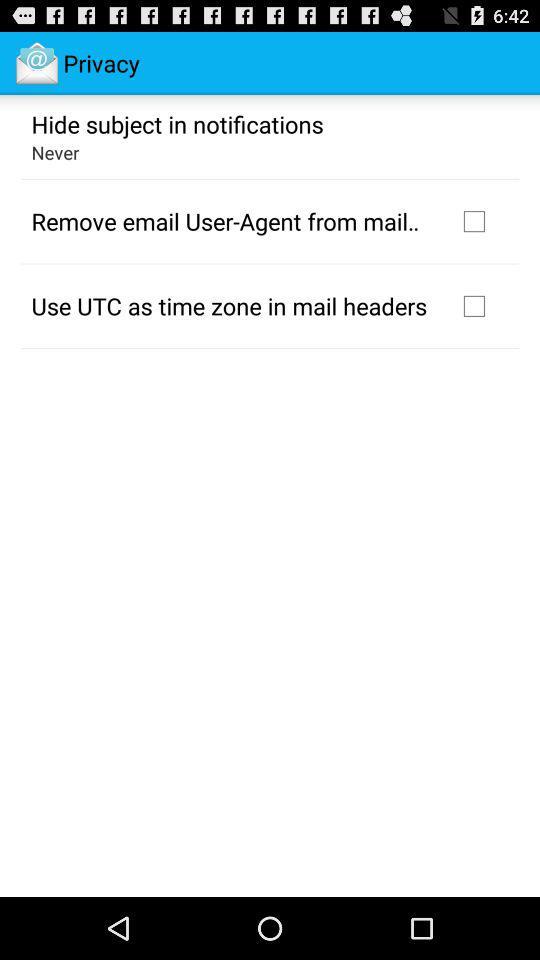  What do you see at coordinates (55, 151) in the screenshot?
I see `the never` at bounding box center [55, 151].